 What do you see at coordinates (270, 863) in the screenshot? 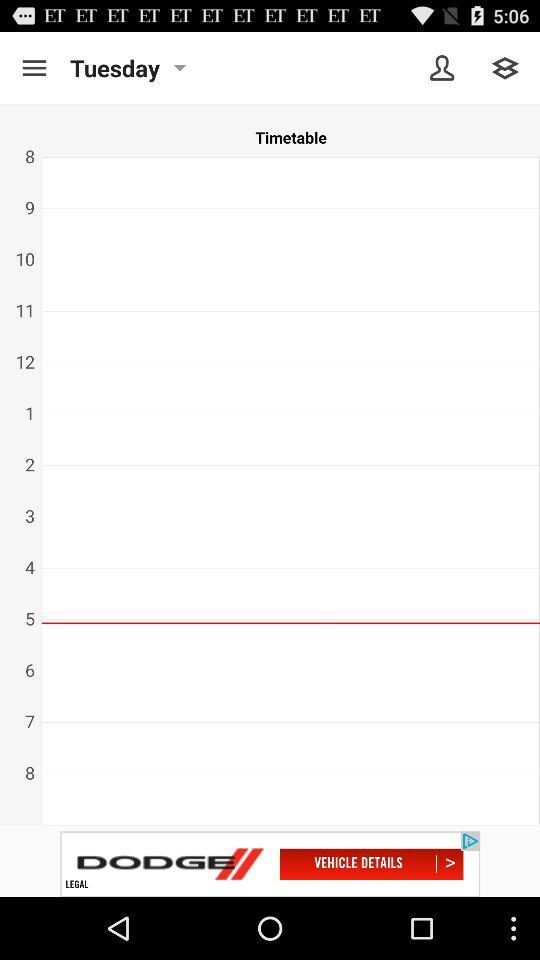
I see `advertisement page` at bounding box center [270, 863].